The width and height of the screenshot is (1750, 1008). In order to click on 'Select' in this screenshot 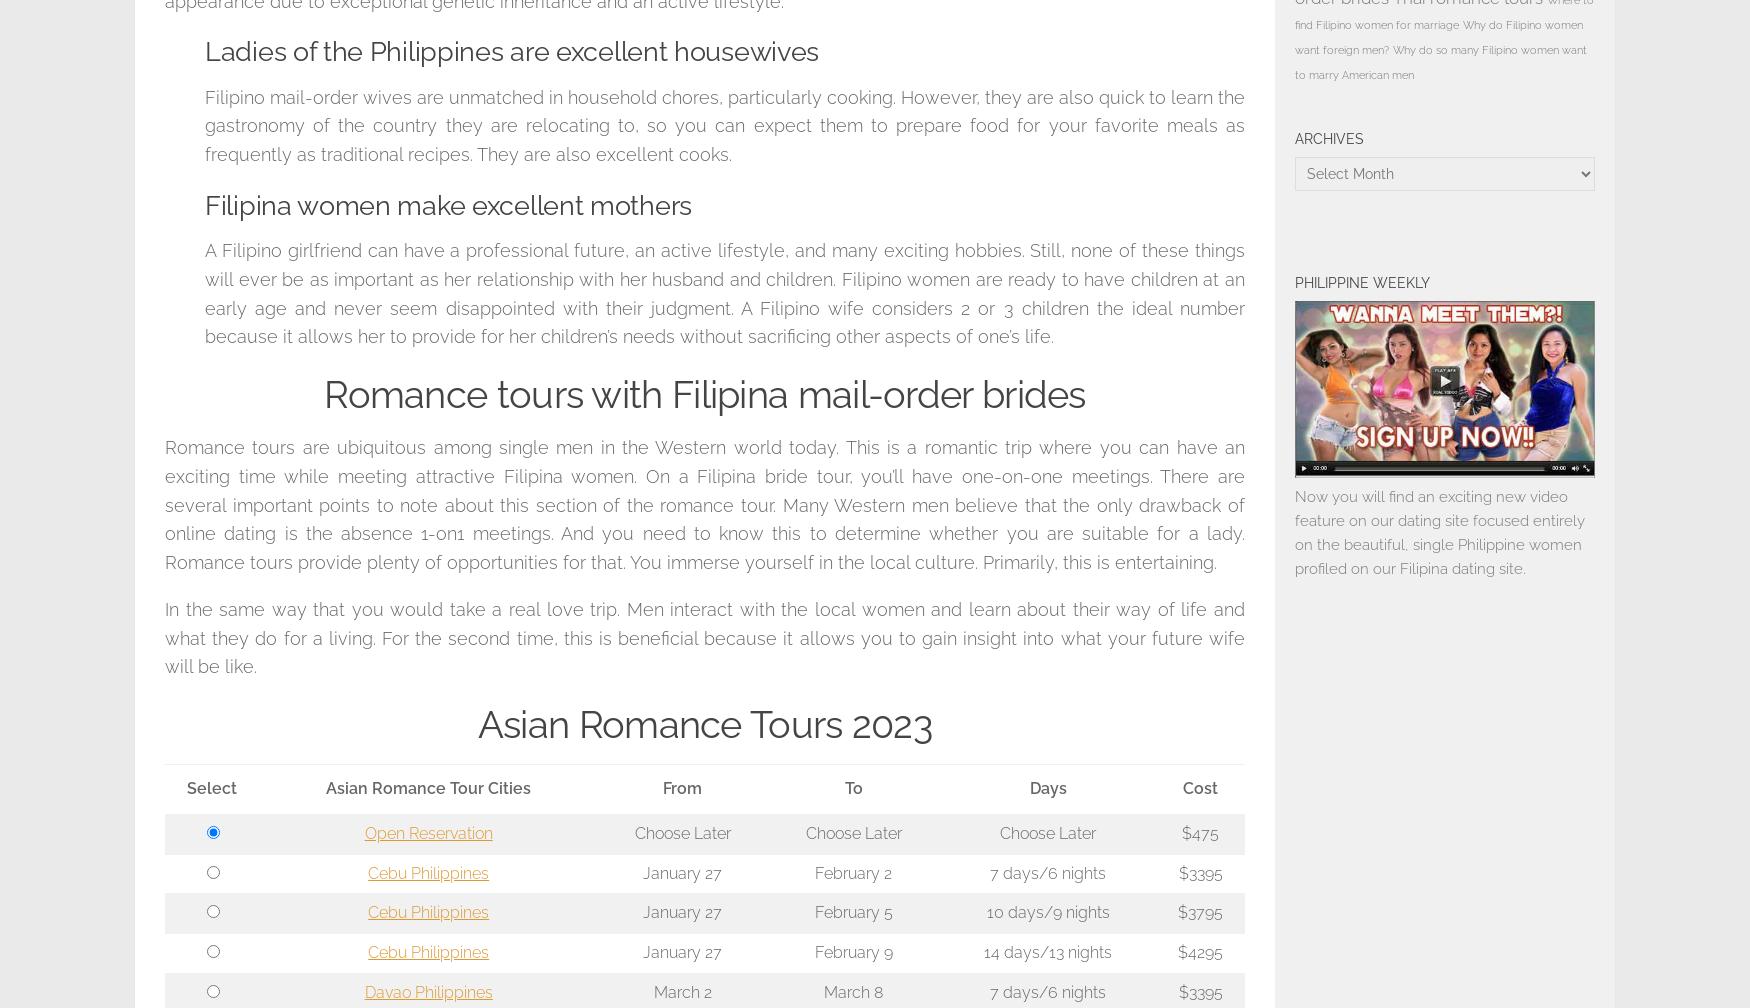, I will do `click(211, 788)`.